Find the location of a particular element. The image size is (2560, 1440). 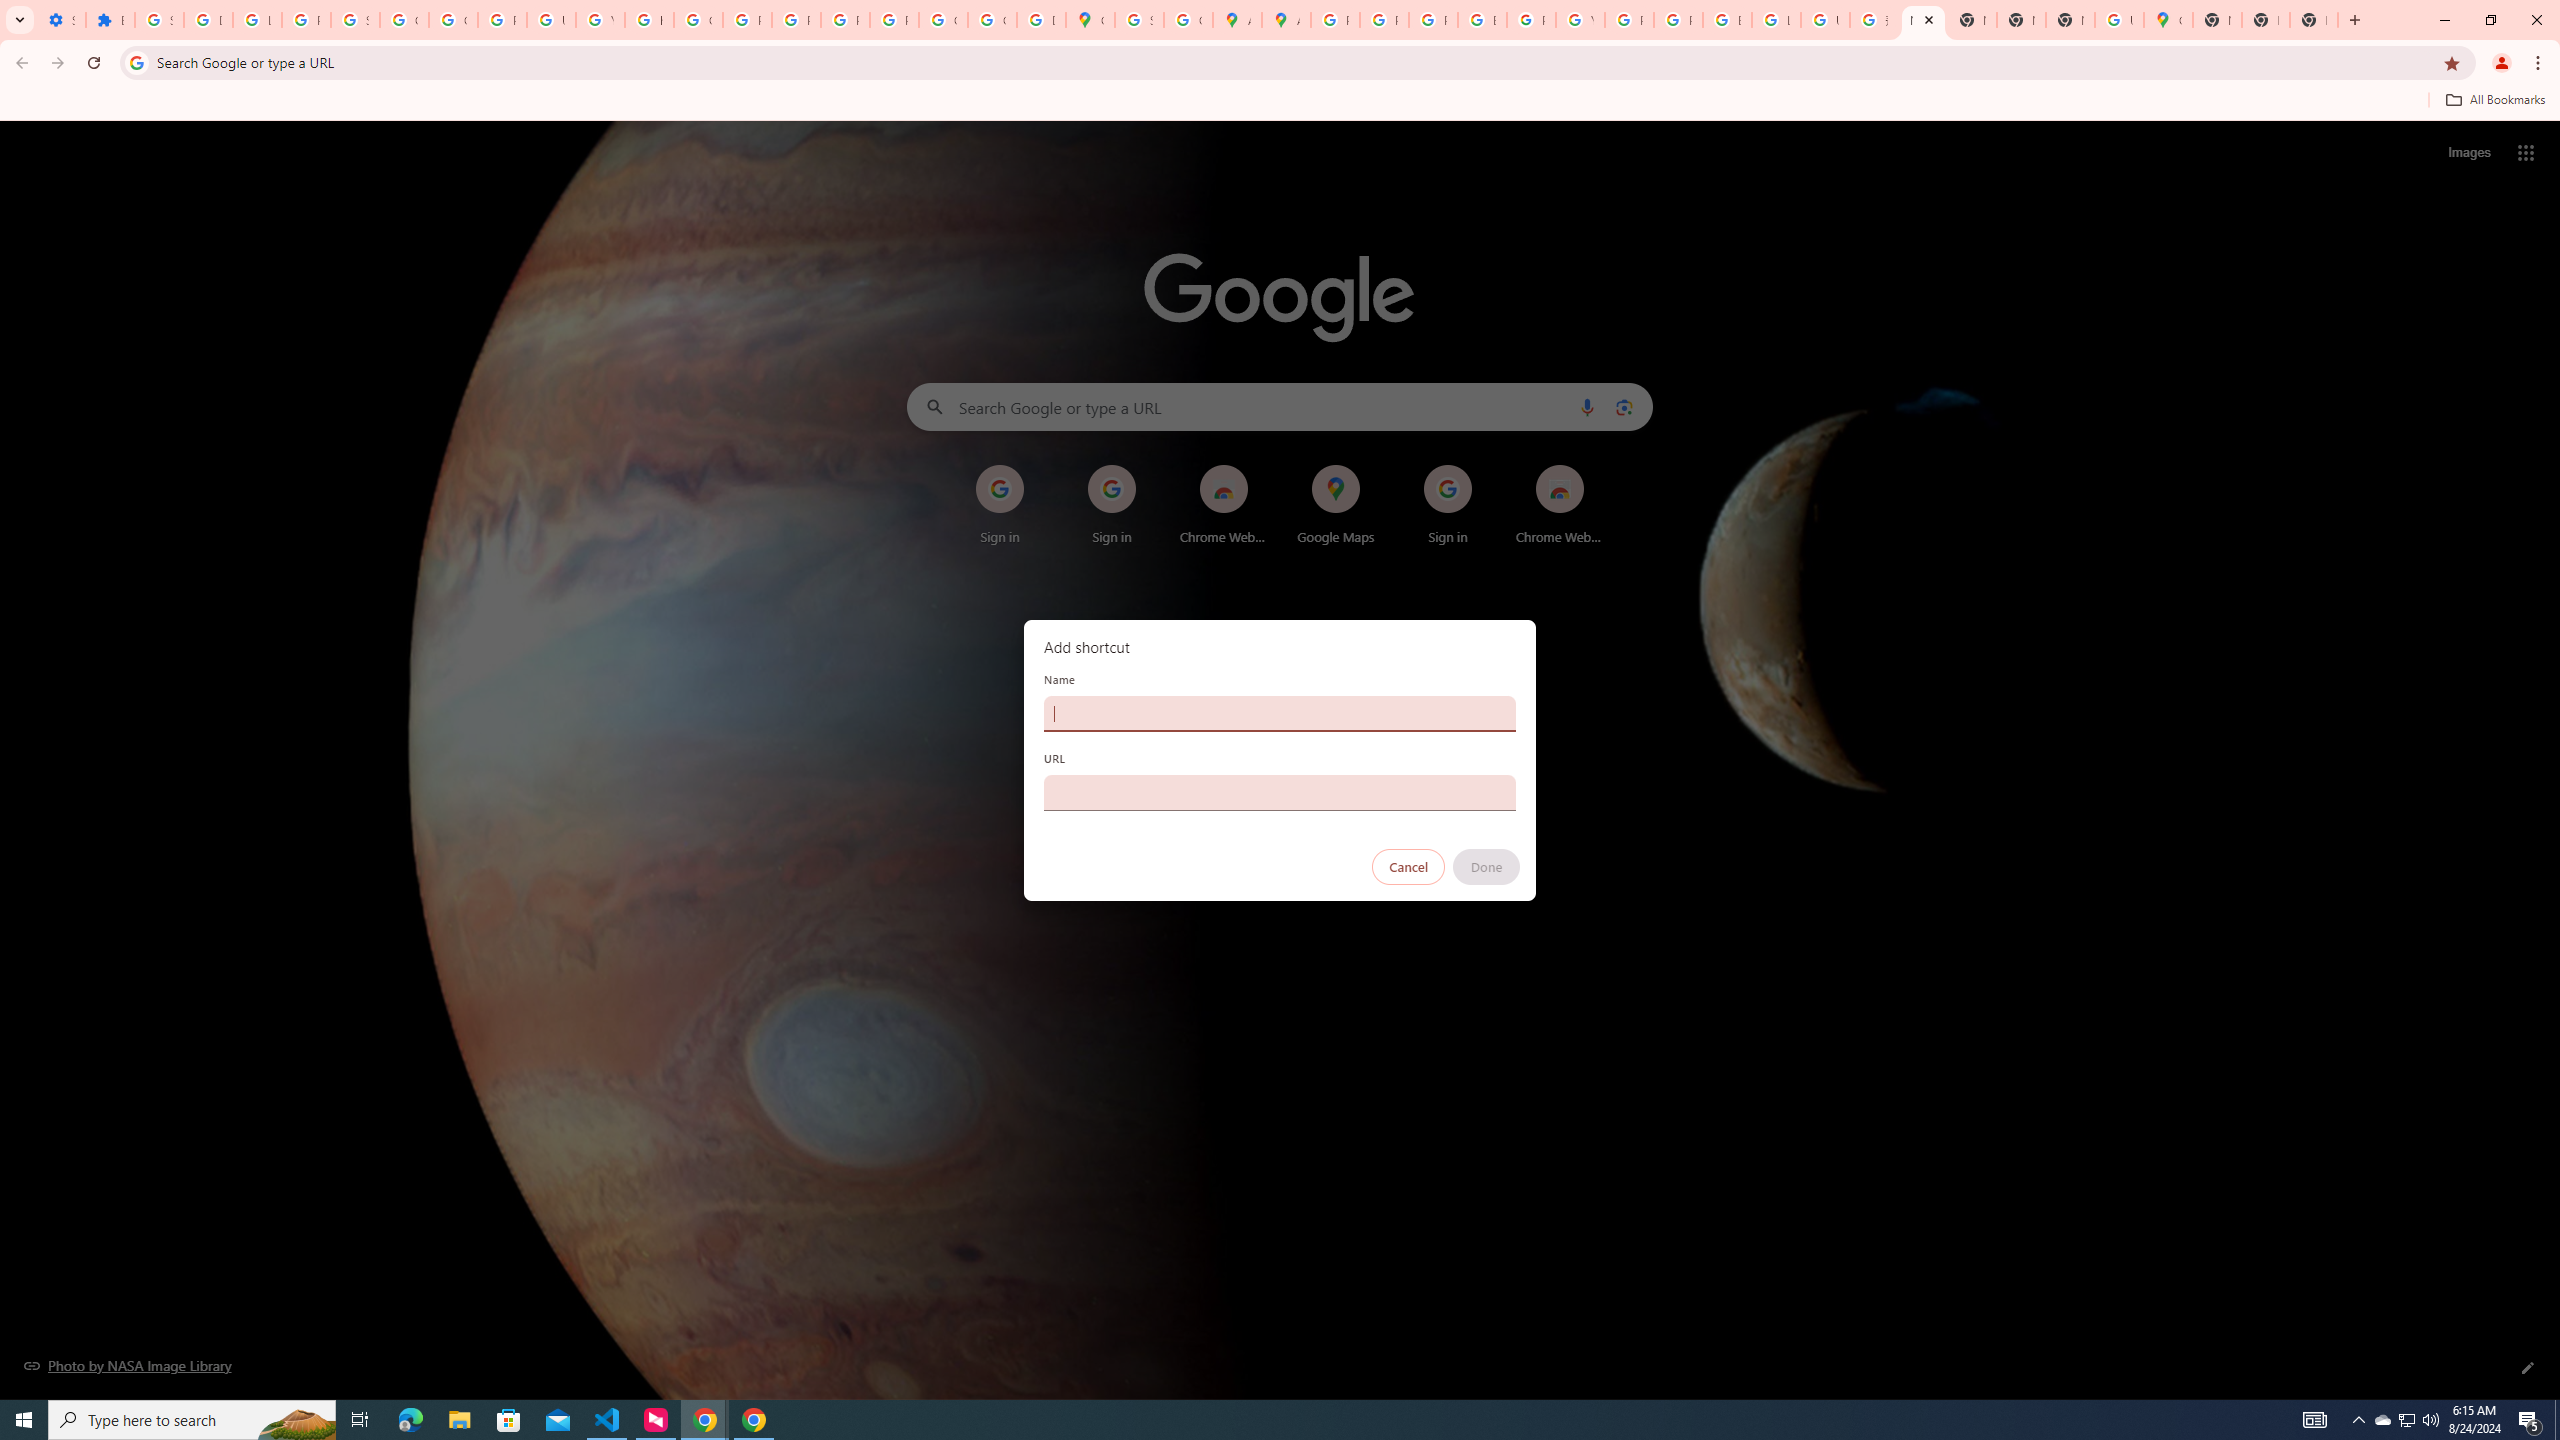

'New Tab' is located at coordinates (2265, 19).